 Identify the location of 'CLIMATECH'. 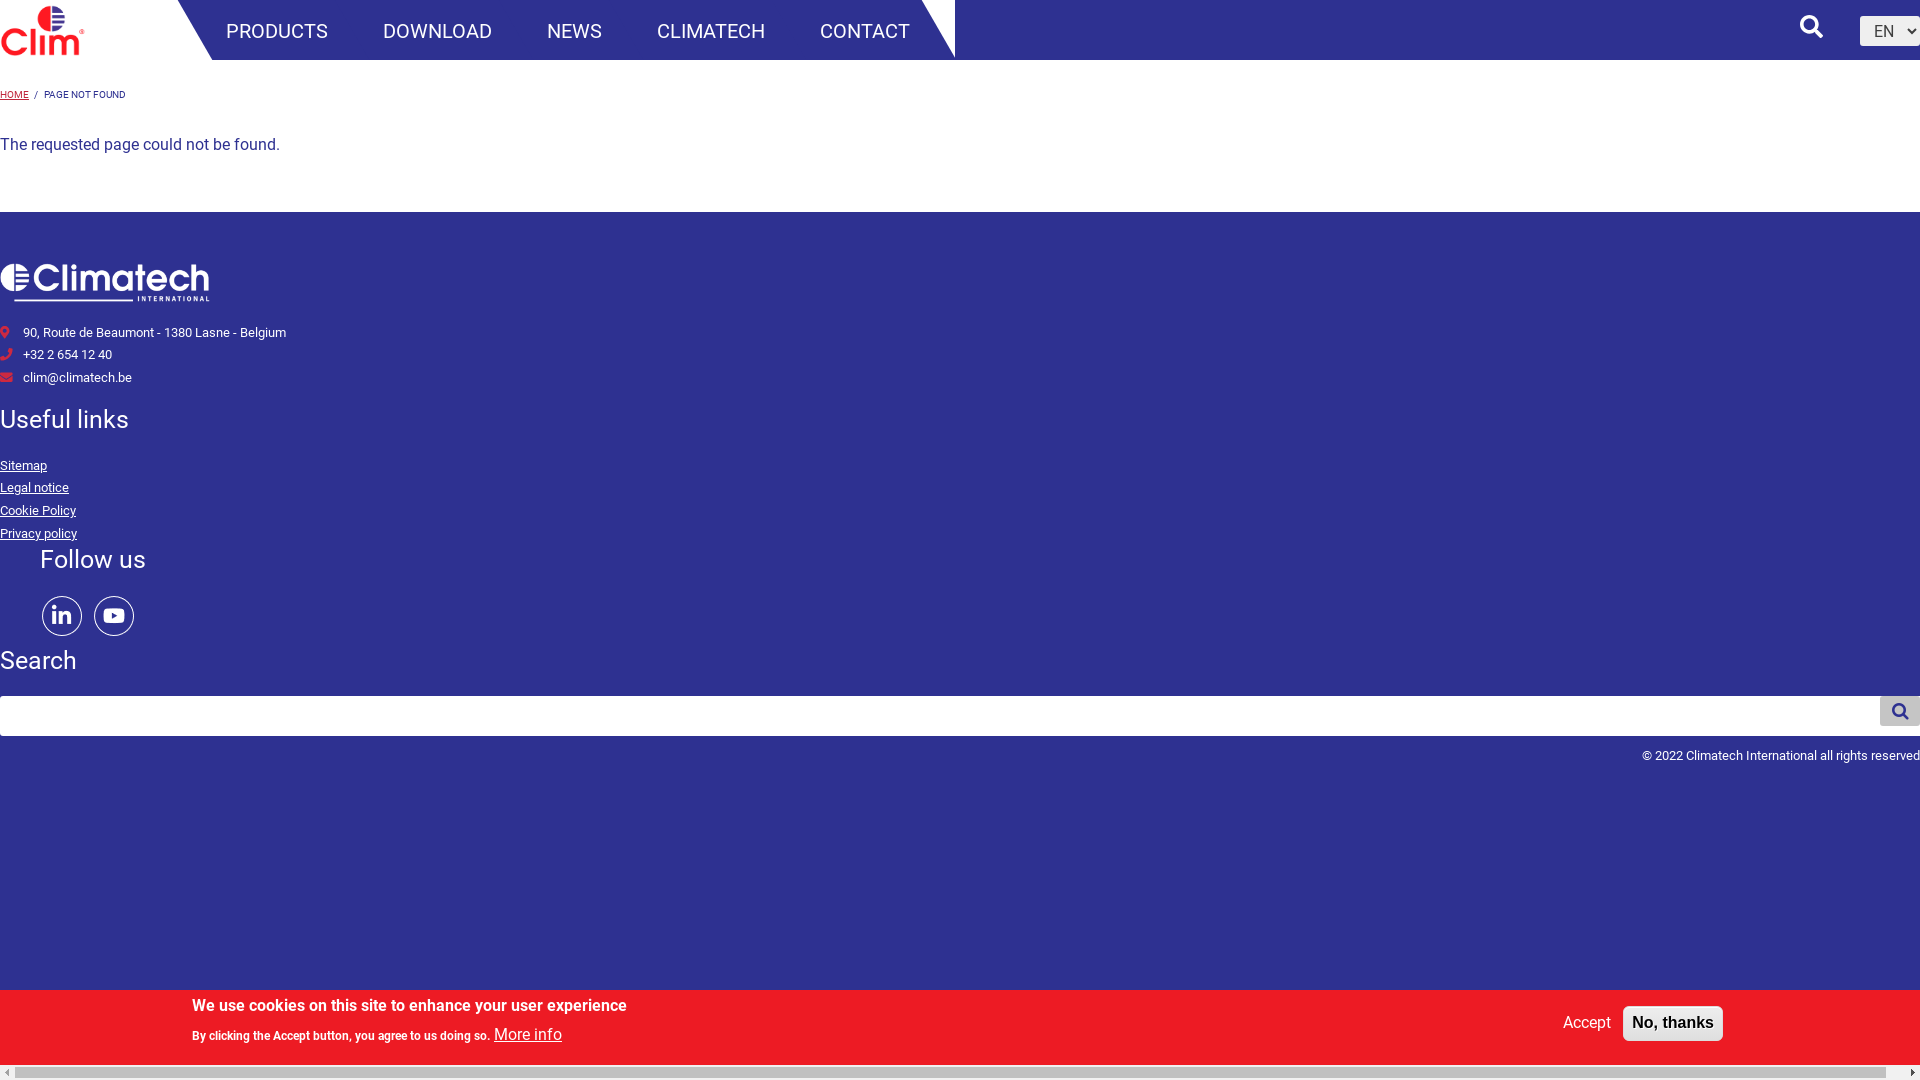
(710, 31).